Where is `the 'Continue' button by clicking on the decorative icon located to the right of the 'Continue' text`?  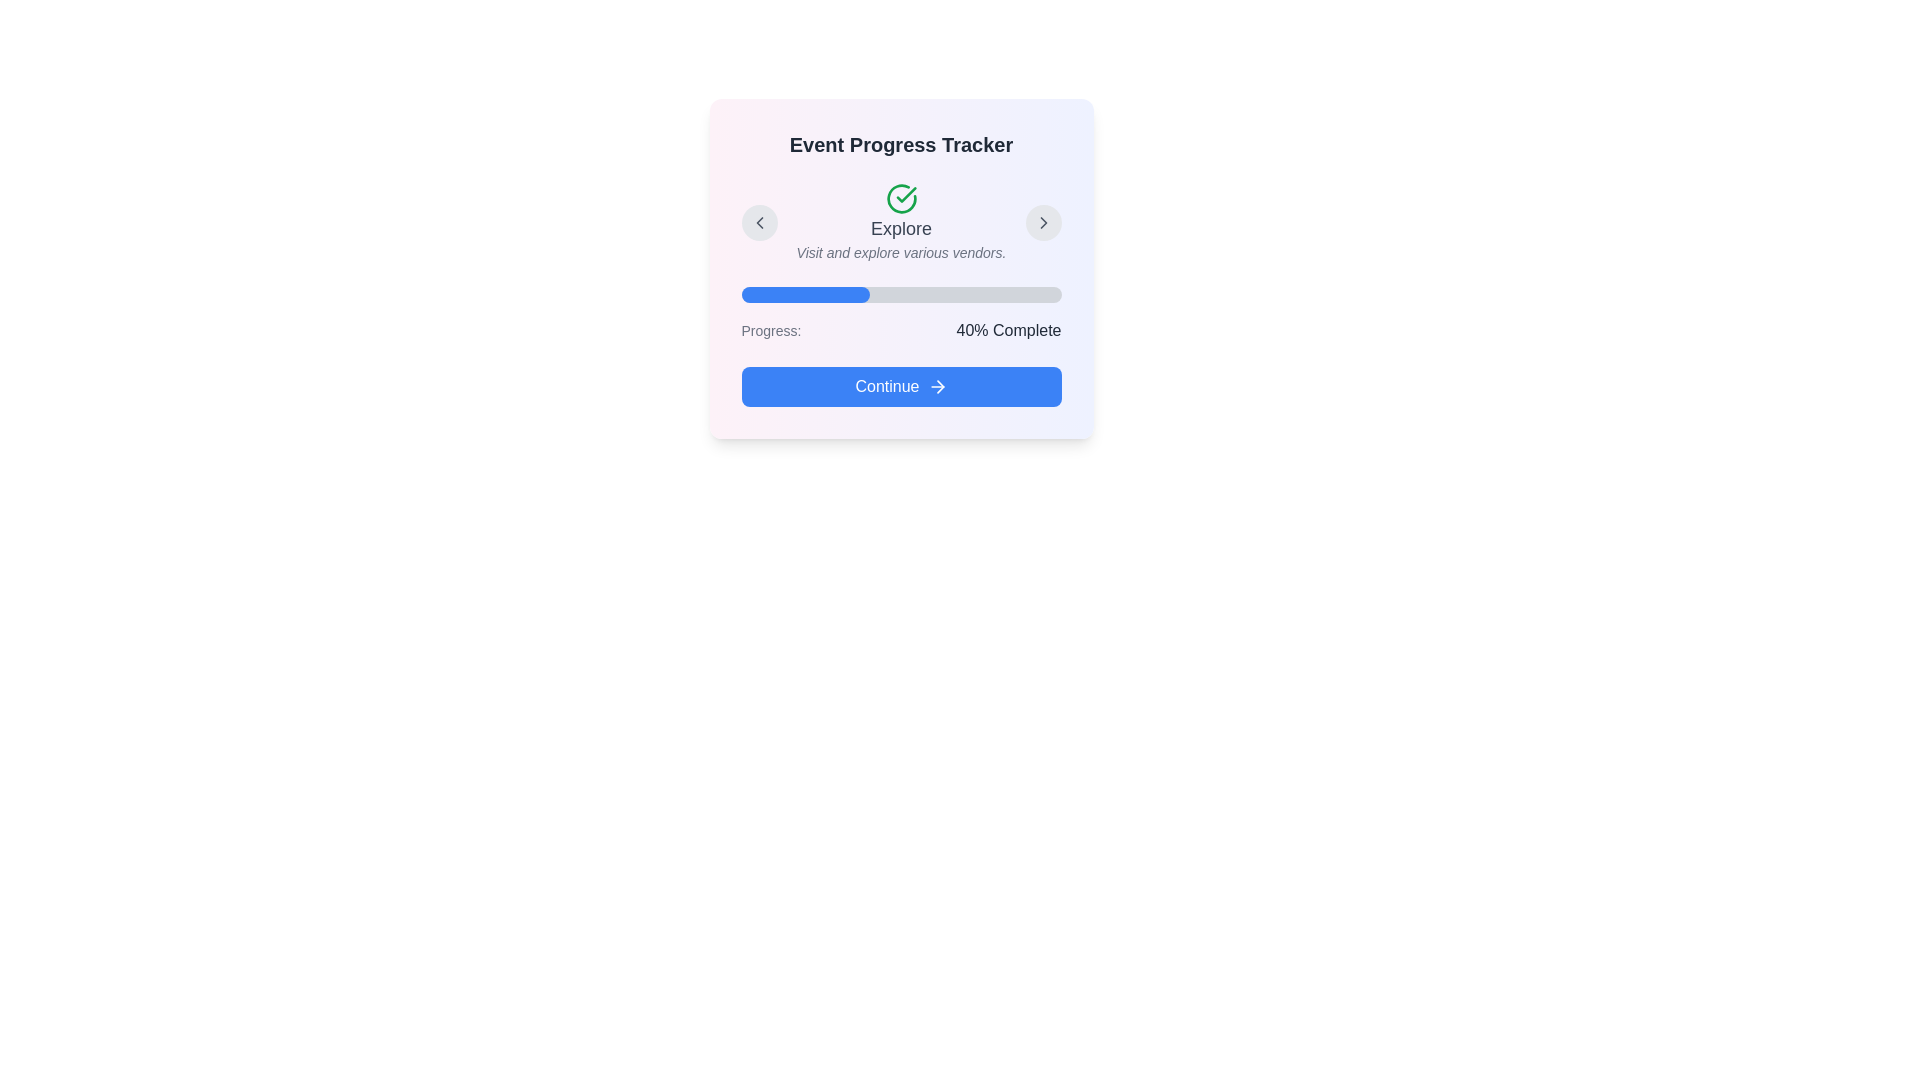
the 'Continue' button by clicking on the decorative icon located to the right of the 'Continue' text is located at coordinates (939, 386).